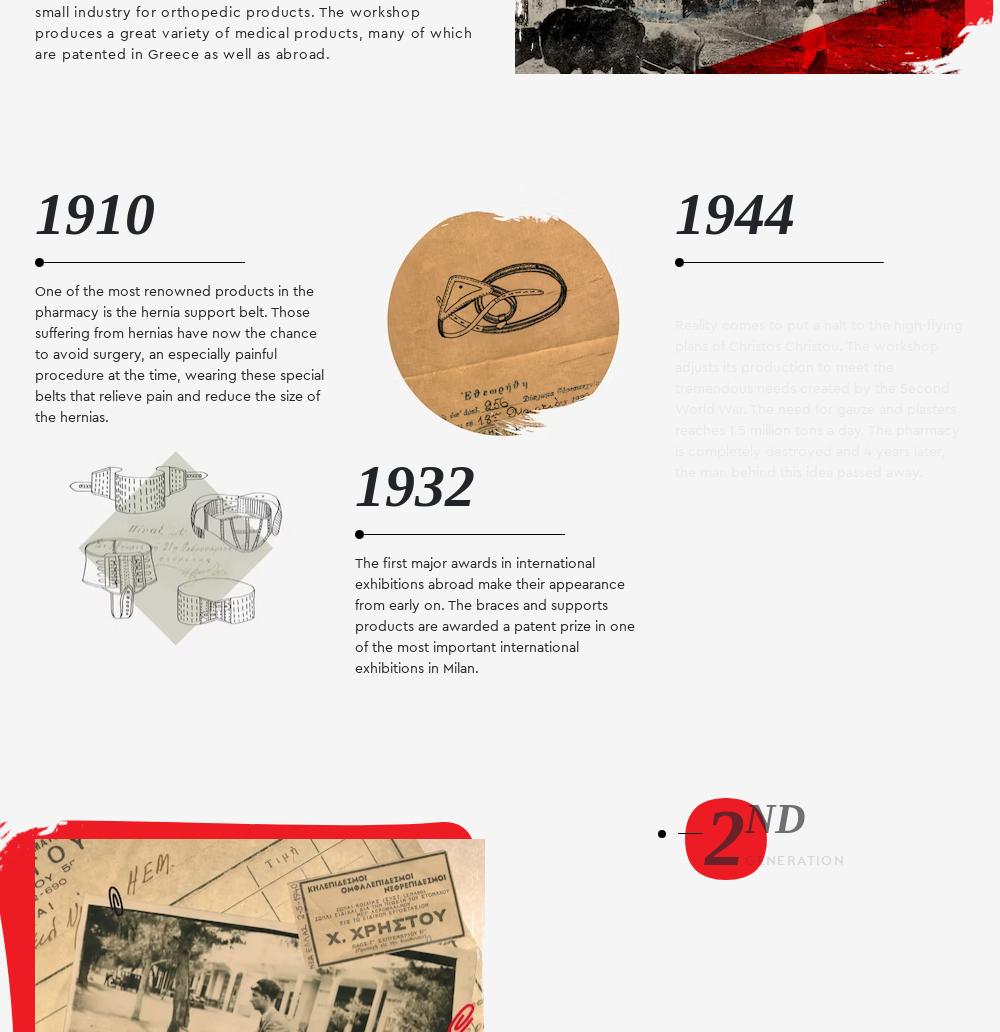  What do you see at coordinates (415, 484) in the screenshot?
I see `'1932'` at bounding box center [415, 484].